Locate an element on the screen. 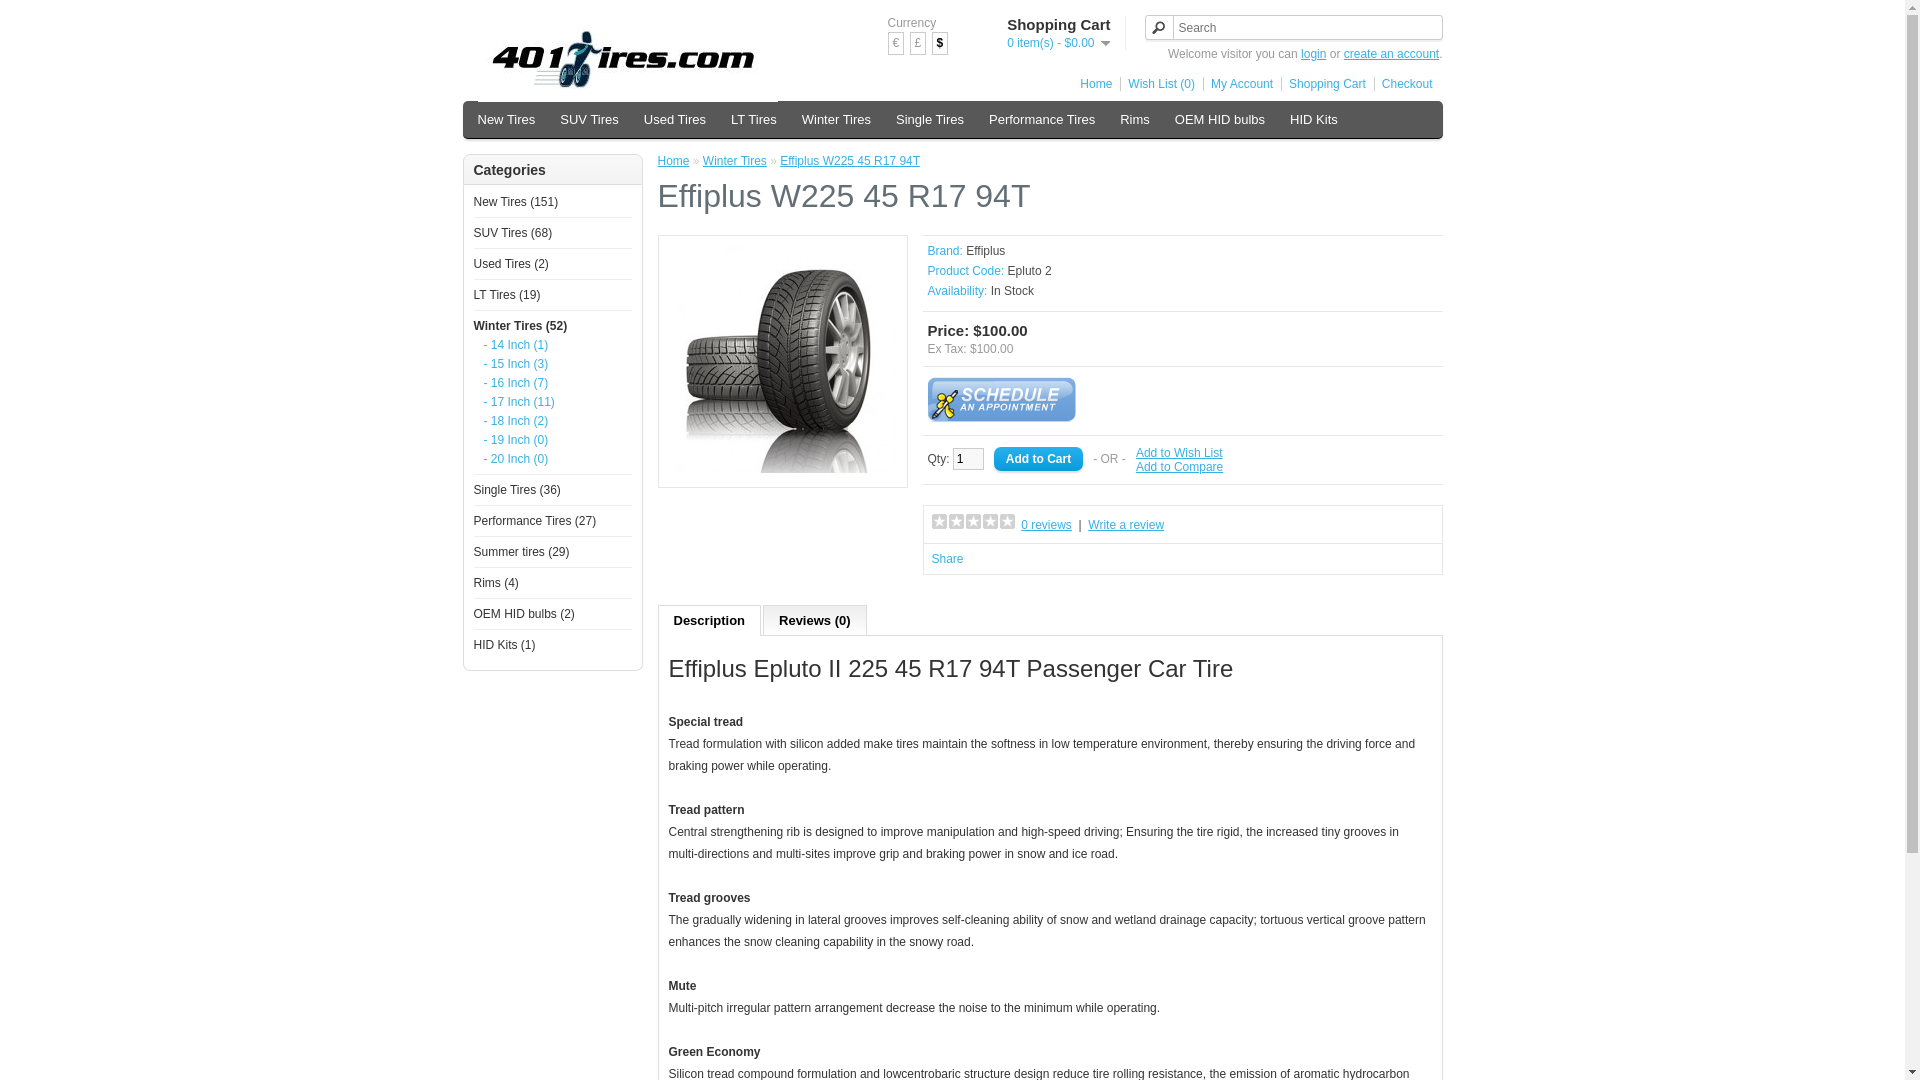  'Winter Tires (52)' is located at coordinates (521, 325).